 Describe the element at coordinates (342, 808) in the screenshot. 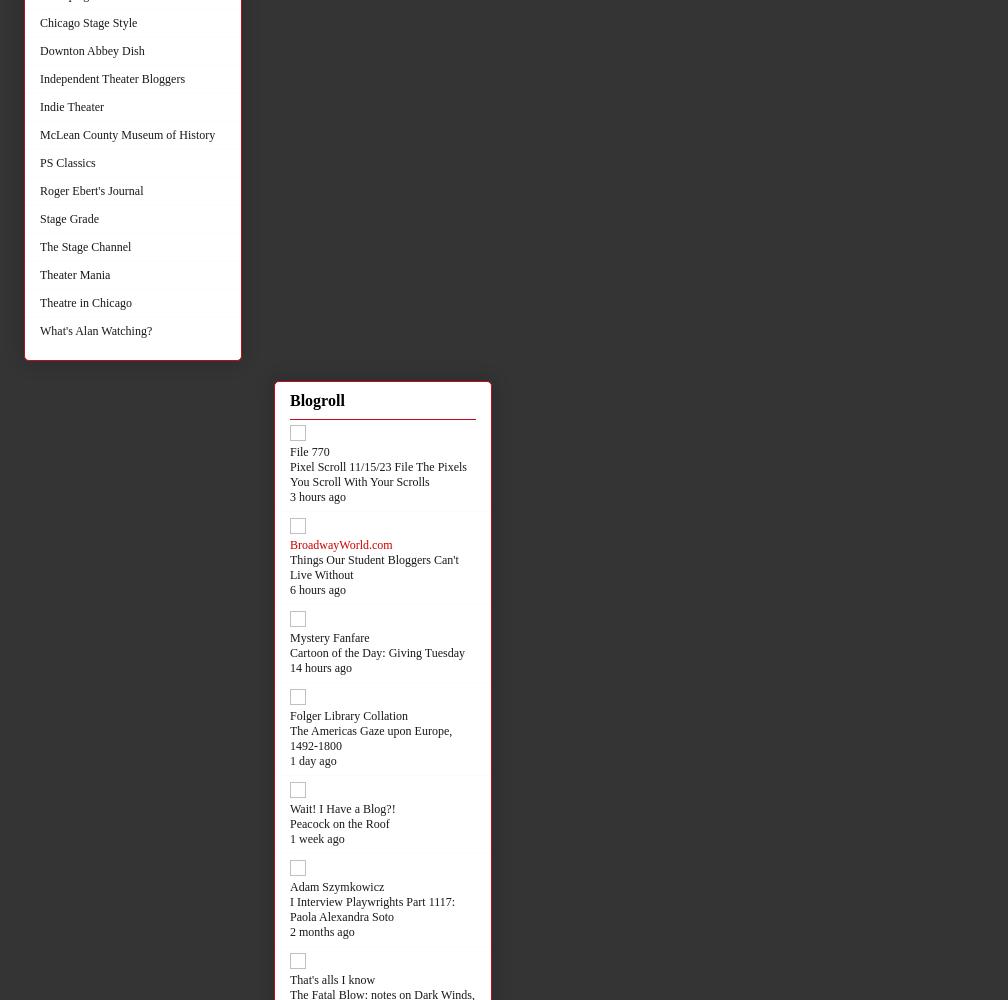

I see `'Wait!  I Have a Blog?!'` at that location.